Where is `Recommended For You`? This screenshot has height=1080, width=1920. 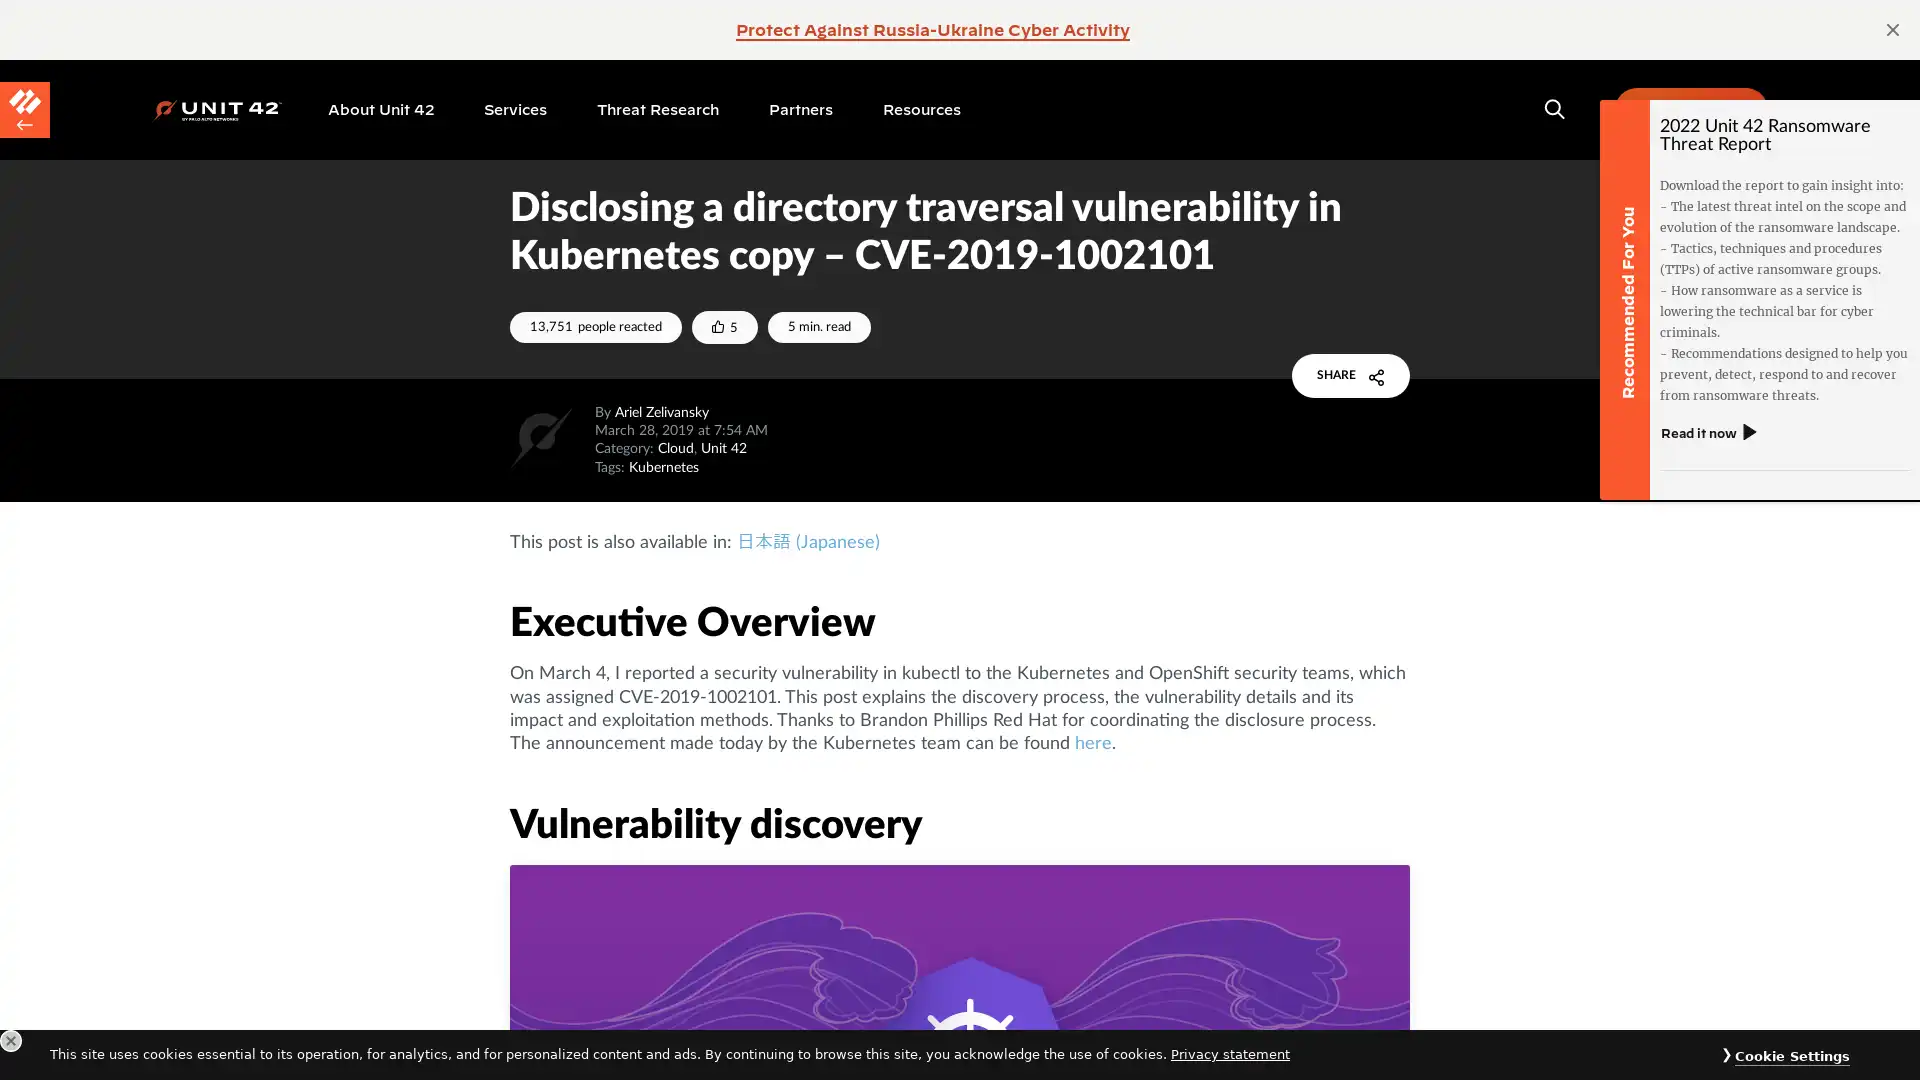
Recommended For You is located at coordinates (1625, 300).